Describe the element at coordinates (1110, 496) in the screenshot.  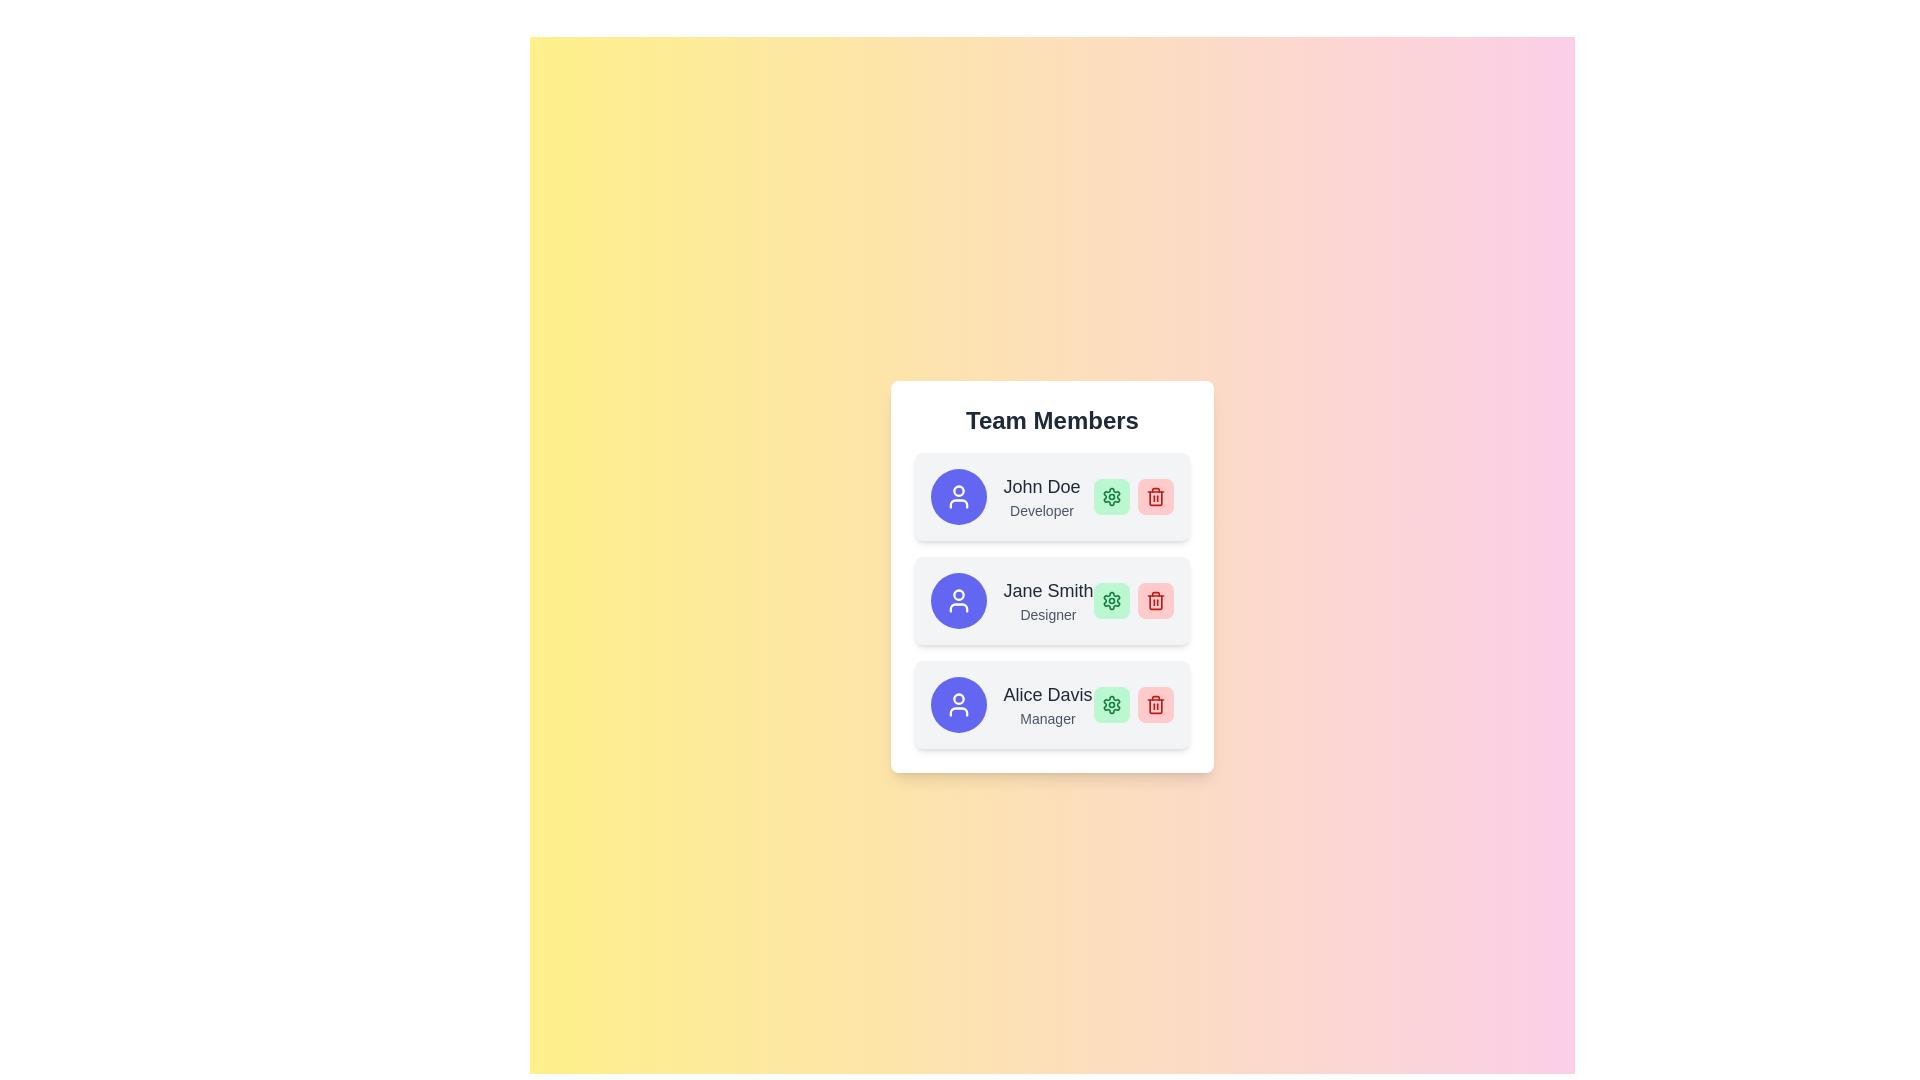
I see `the settings icon for team member 'John Doe', positioned under the title 'Developer'` at that location.